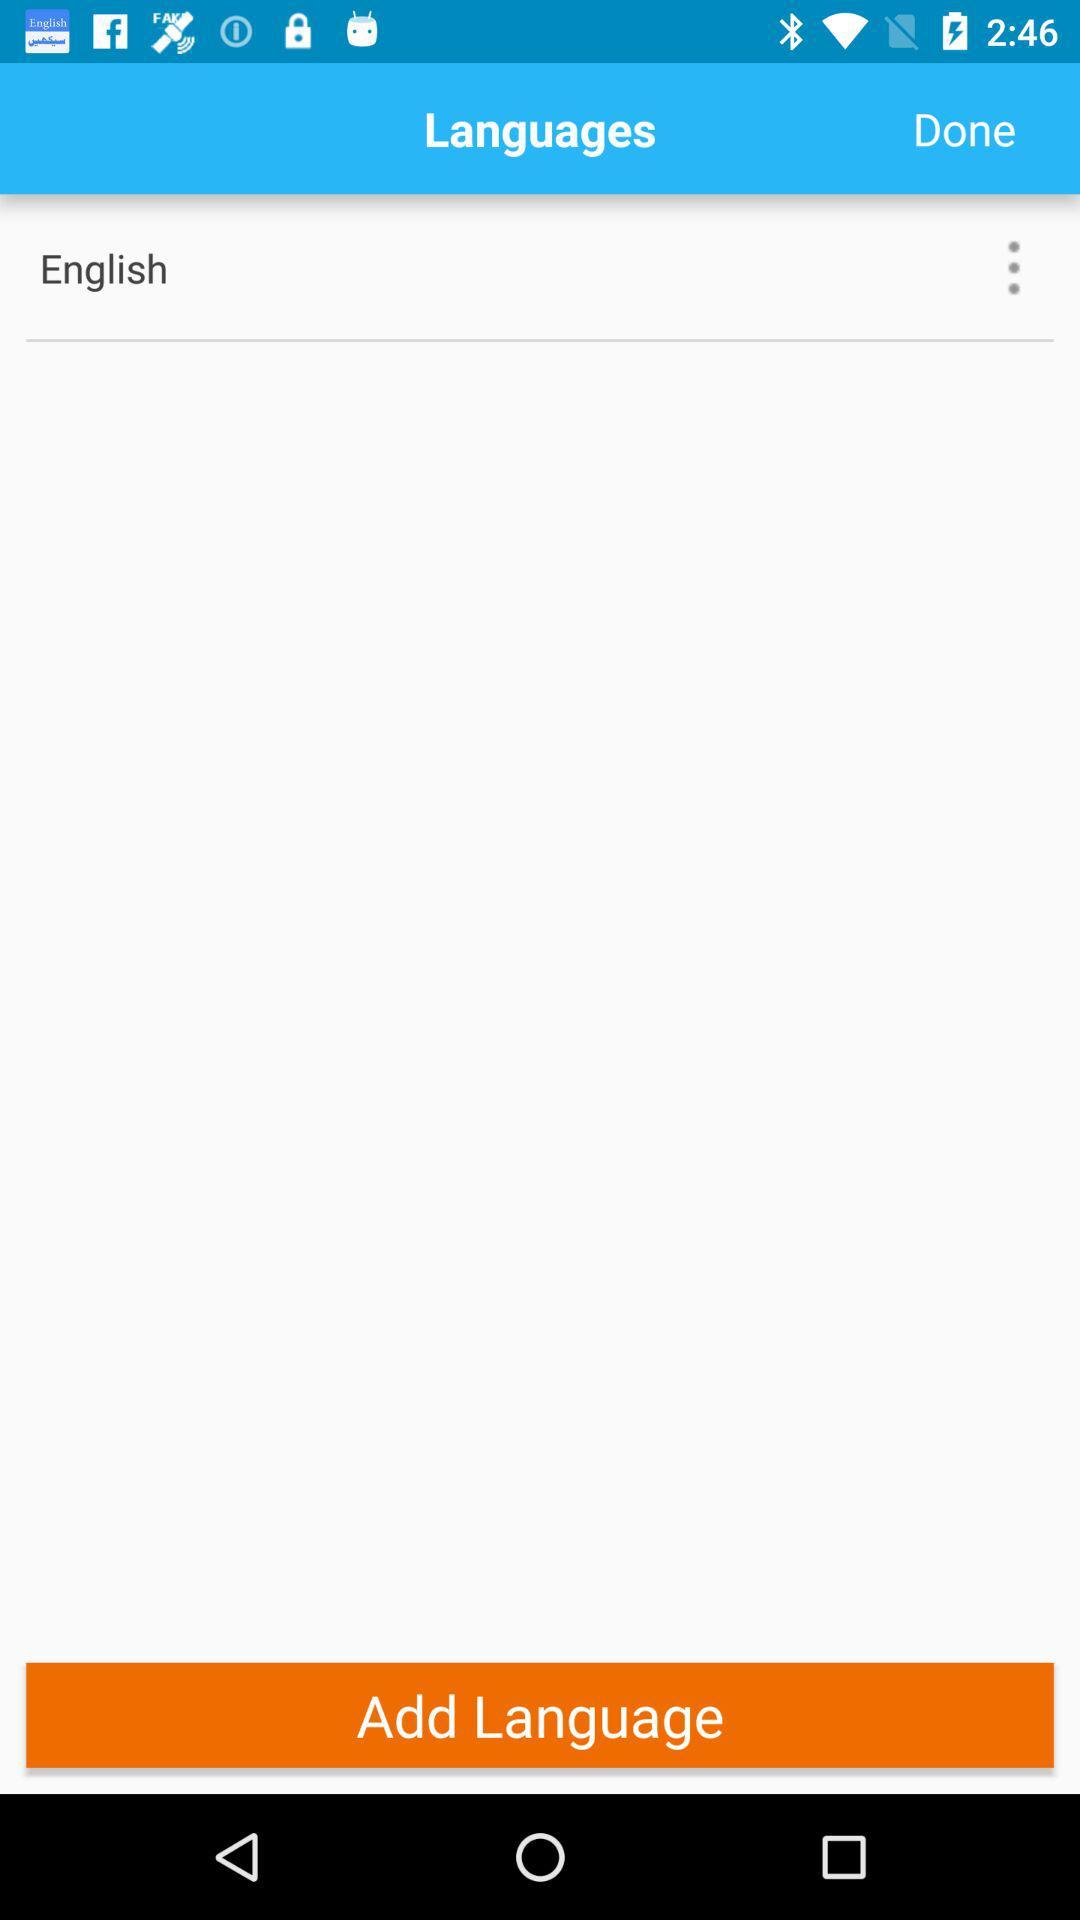 This screenshot has height=1920, width=1080. I want to click on done item, so click(963, 127).